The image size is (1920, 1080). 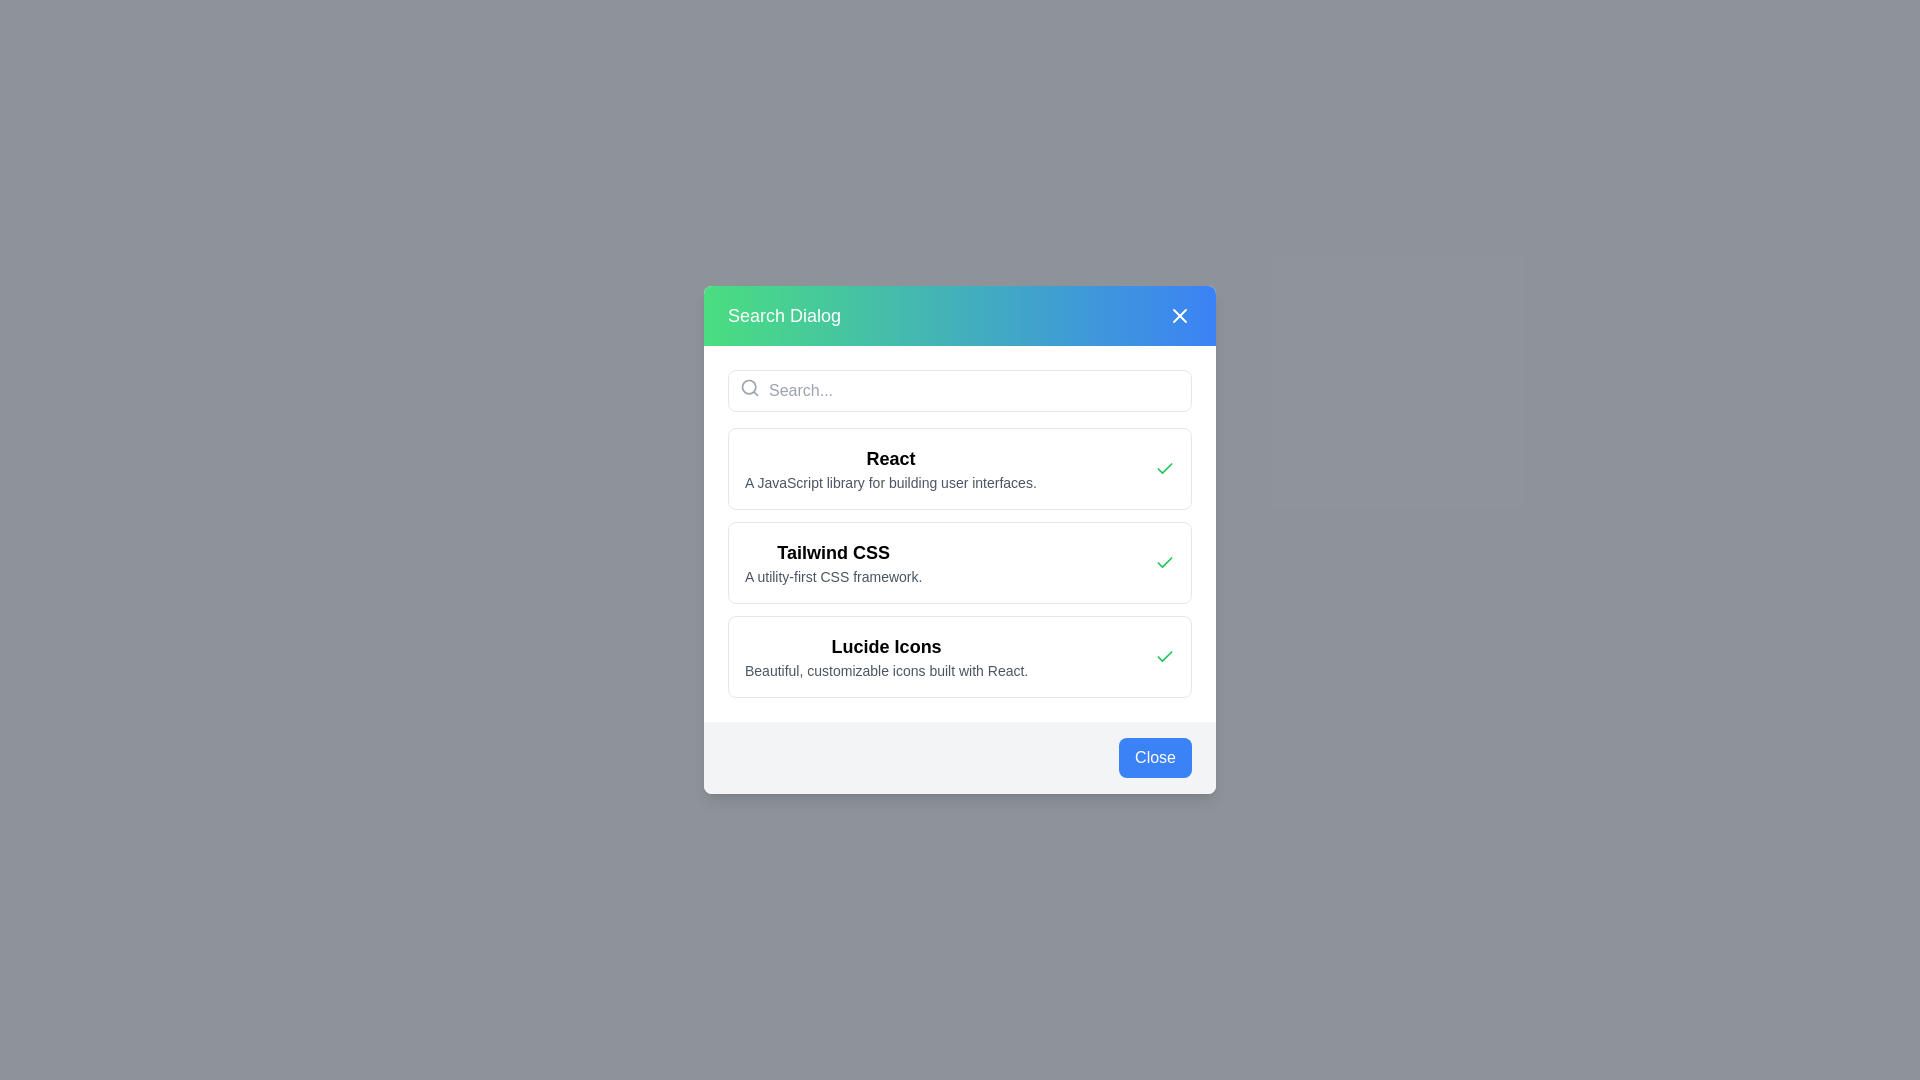 I want to click on text description displayed in the text field that shows 'Lucide Icons' and 'Beautiful, customizable icons built with React.', so click(x=885, y=656).